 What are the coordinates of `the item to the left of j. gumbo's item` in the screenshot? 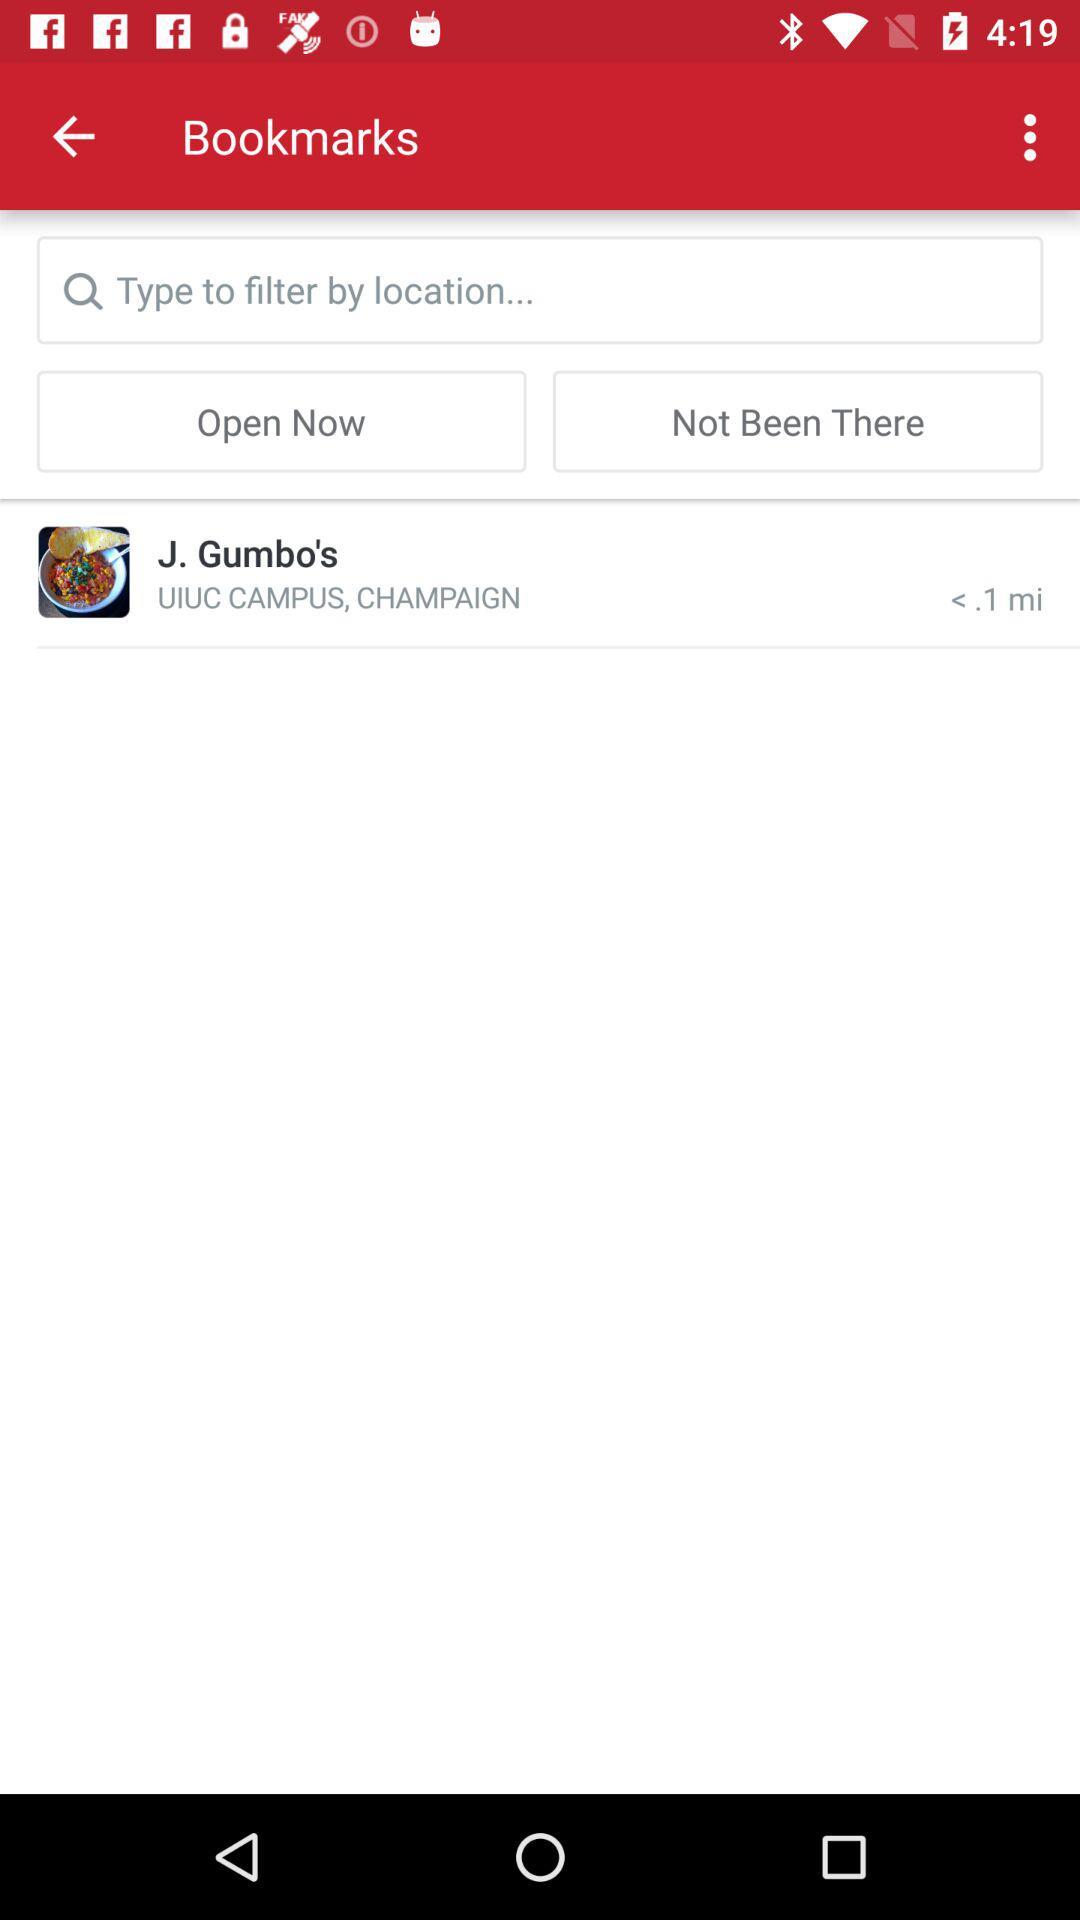 It's located at (83, 571).